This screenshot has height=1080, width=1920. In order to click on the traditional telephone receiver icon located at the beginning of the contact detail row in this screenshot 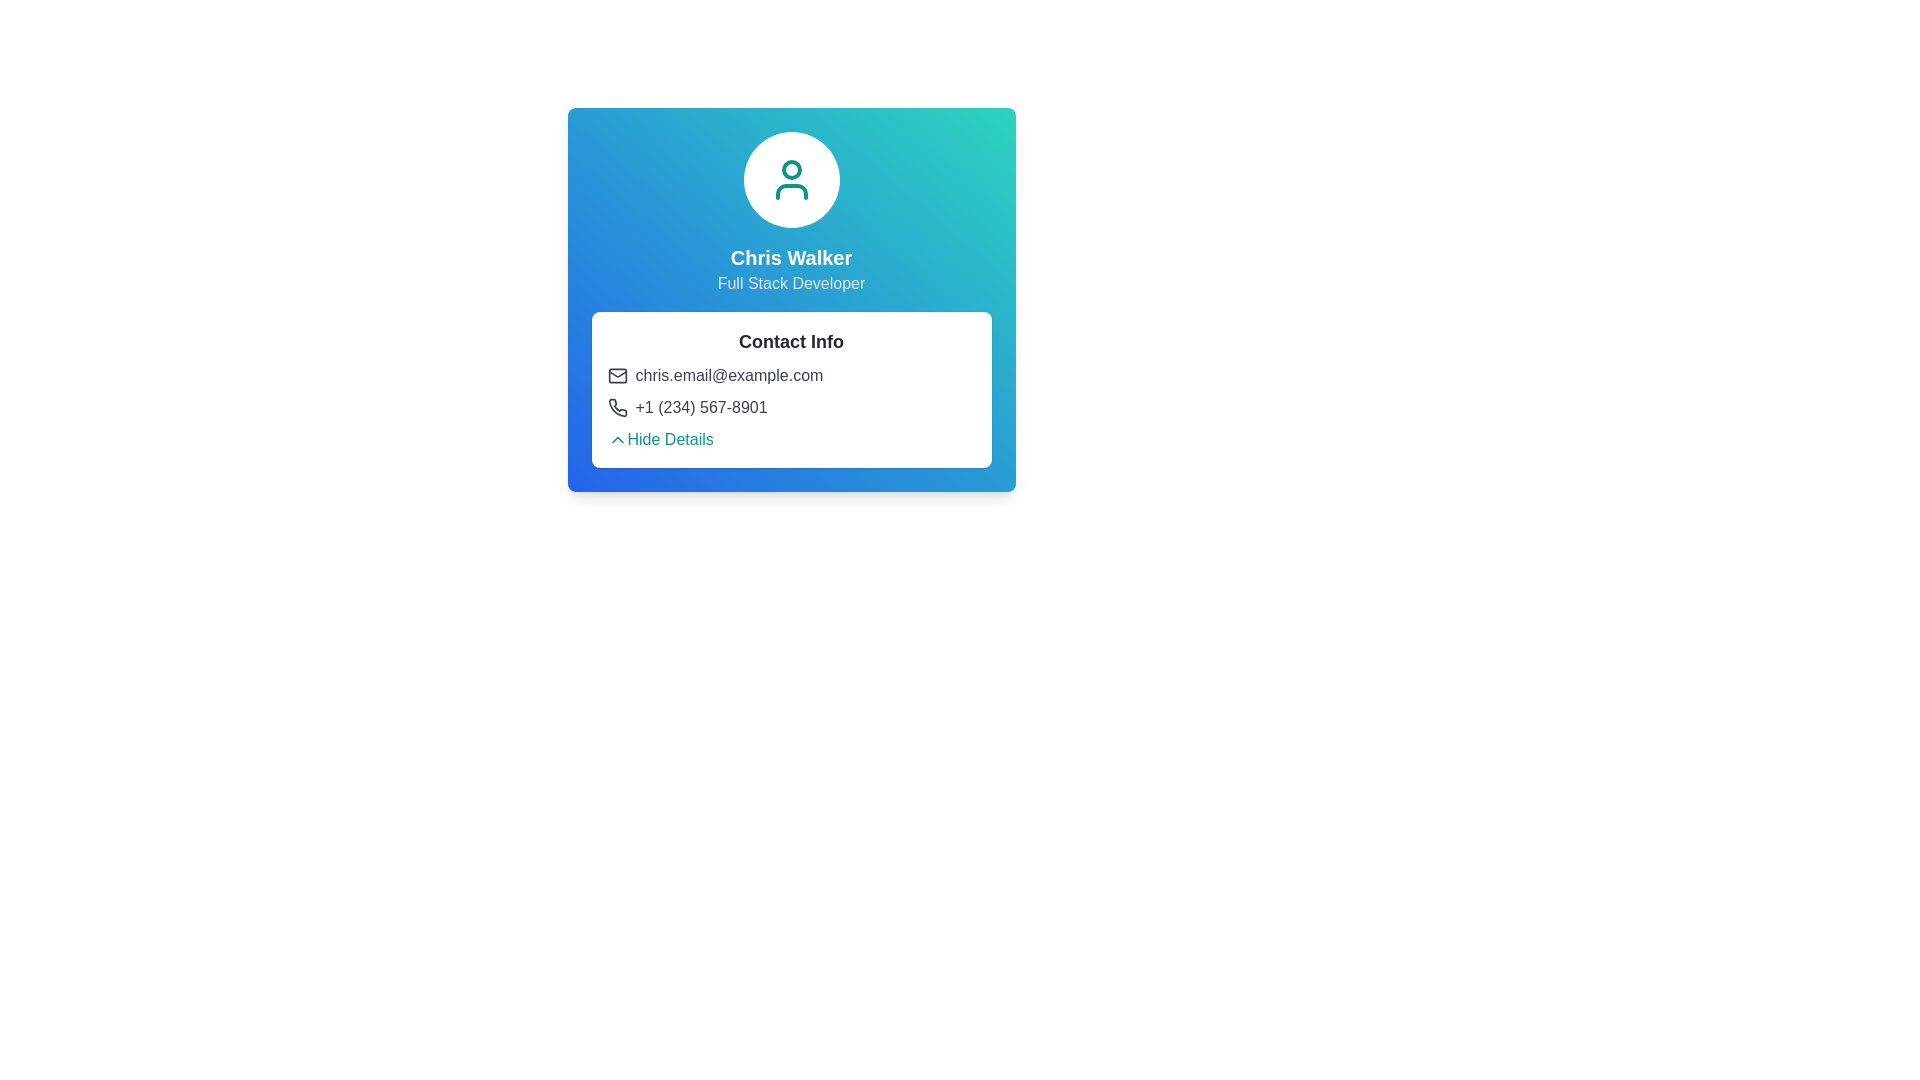, I will do `click(616, 407)`.